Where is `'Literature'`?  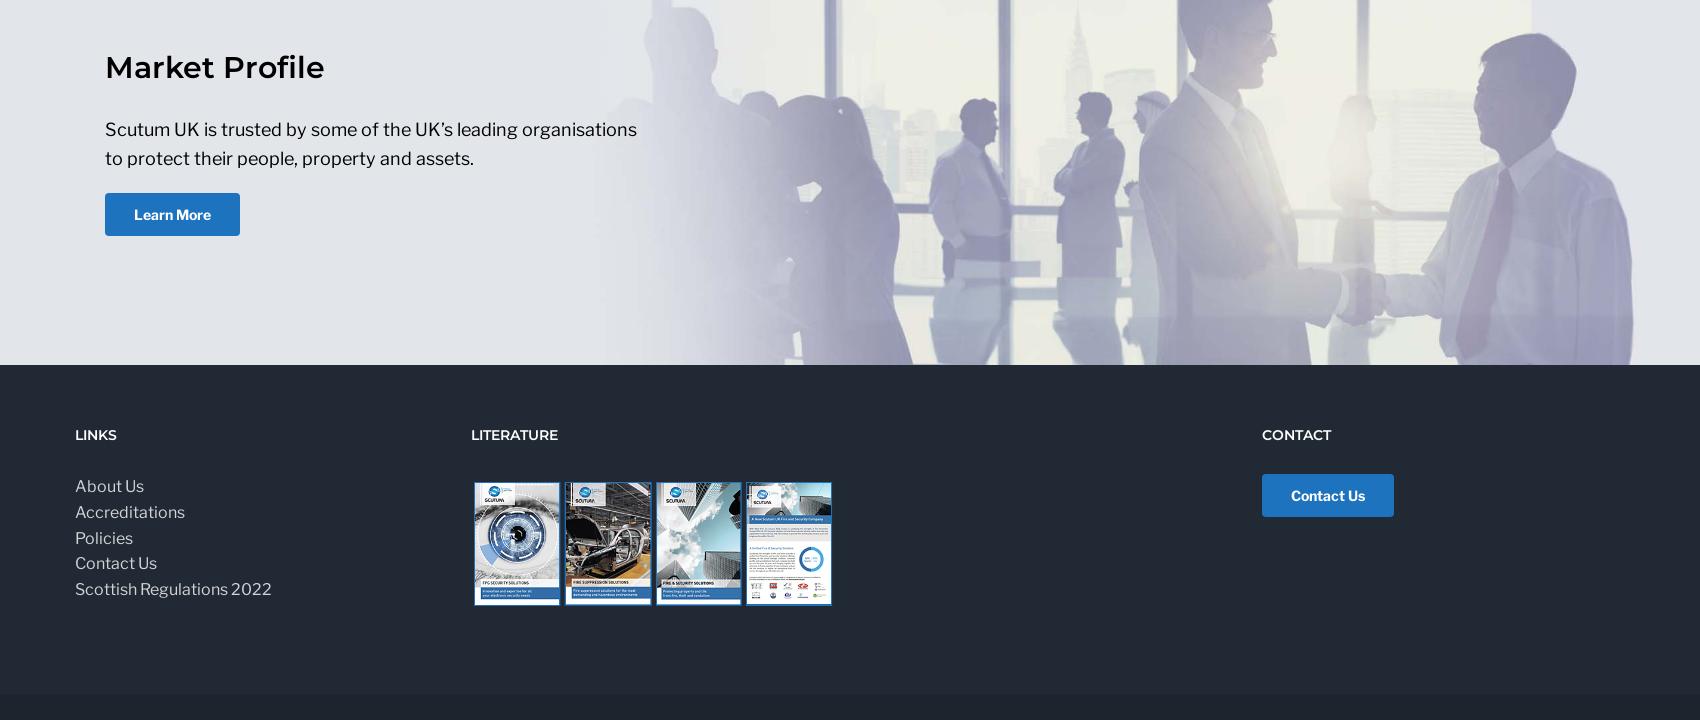 'Literature' is located at coordinates (470, 434).